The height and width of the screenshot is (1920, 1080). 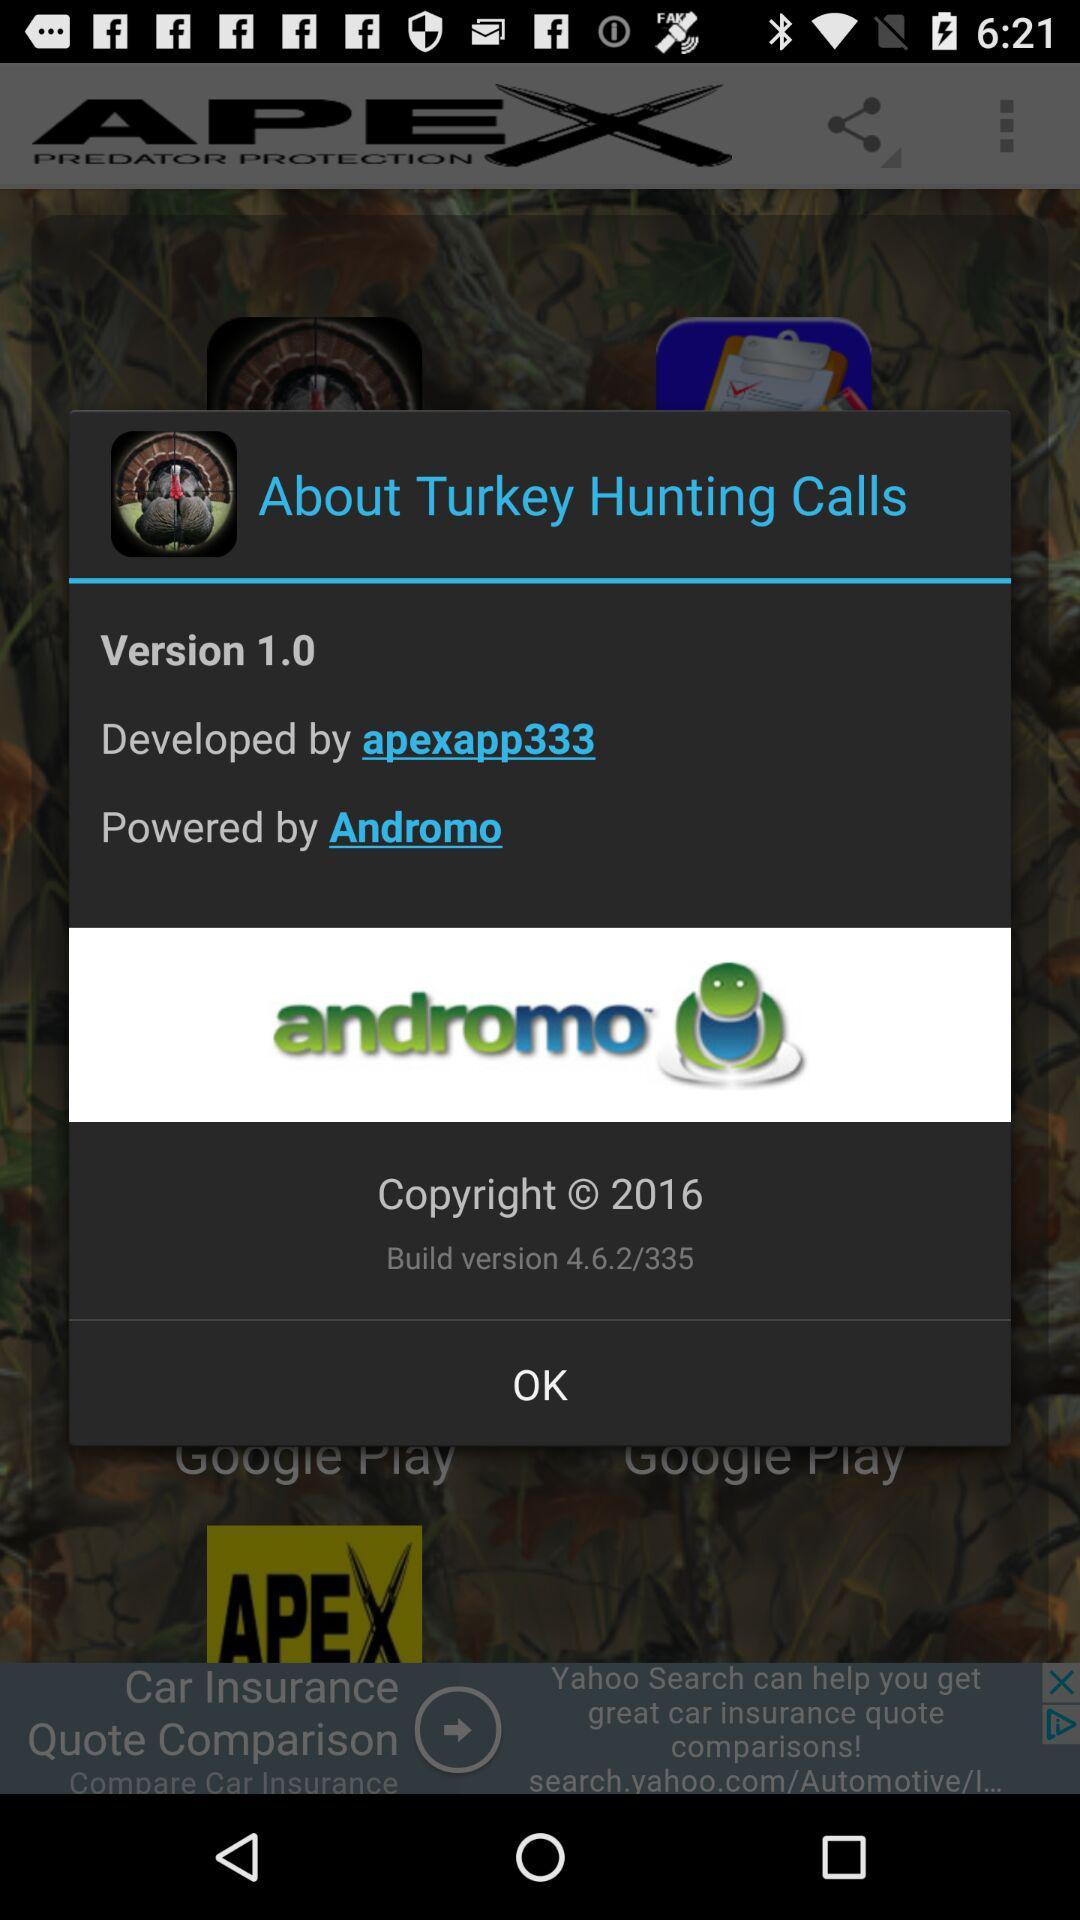 I want to click on the icon above the powered by andromo item, so click(x=540, y=752).